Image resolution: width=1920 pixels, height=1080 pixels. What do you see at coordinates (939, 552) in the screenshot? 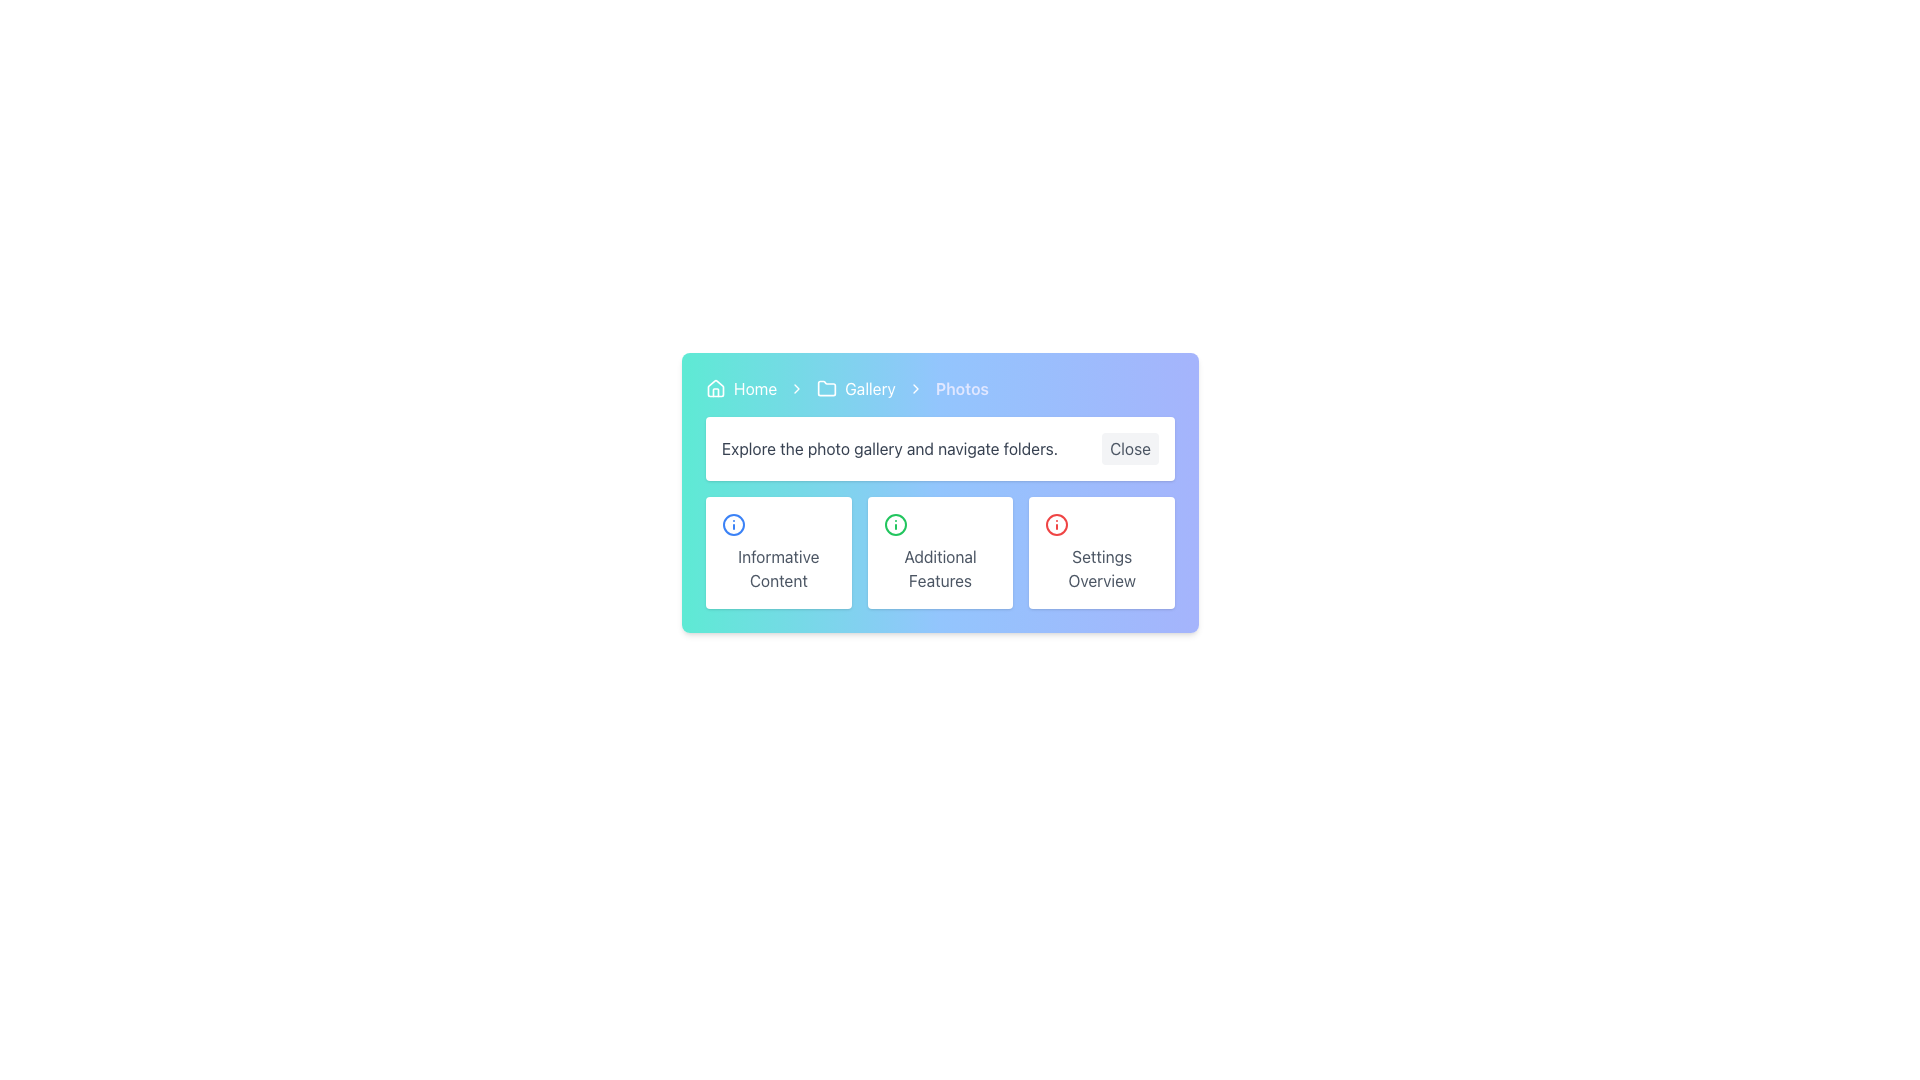
I see `the second card-style informational component in the three-column grid` at bounding box center [939, 552].